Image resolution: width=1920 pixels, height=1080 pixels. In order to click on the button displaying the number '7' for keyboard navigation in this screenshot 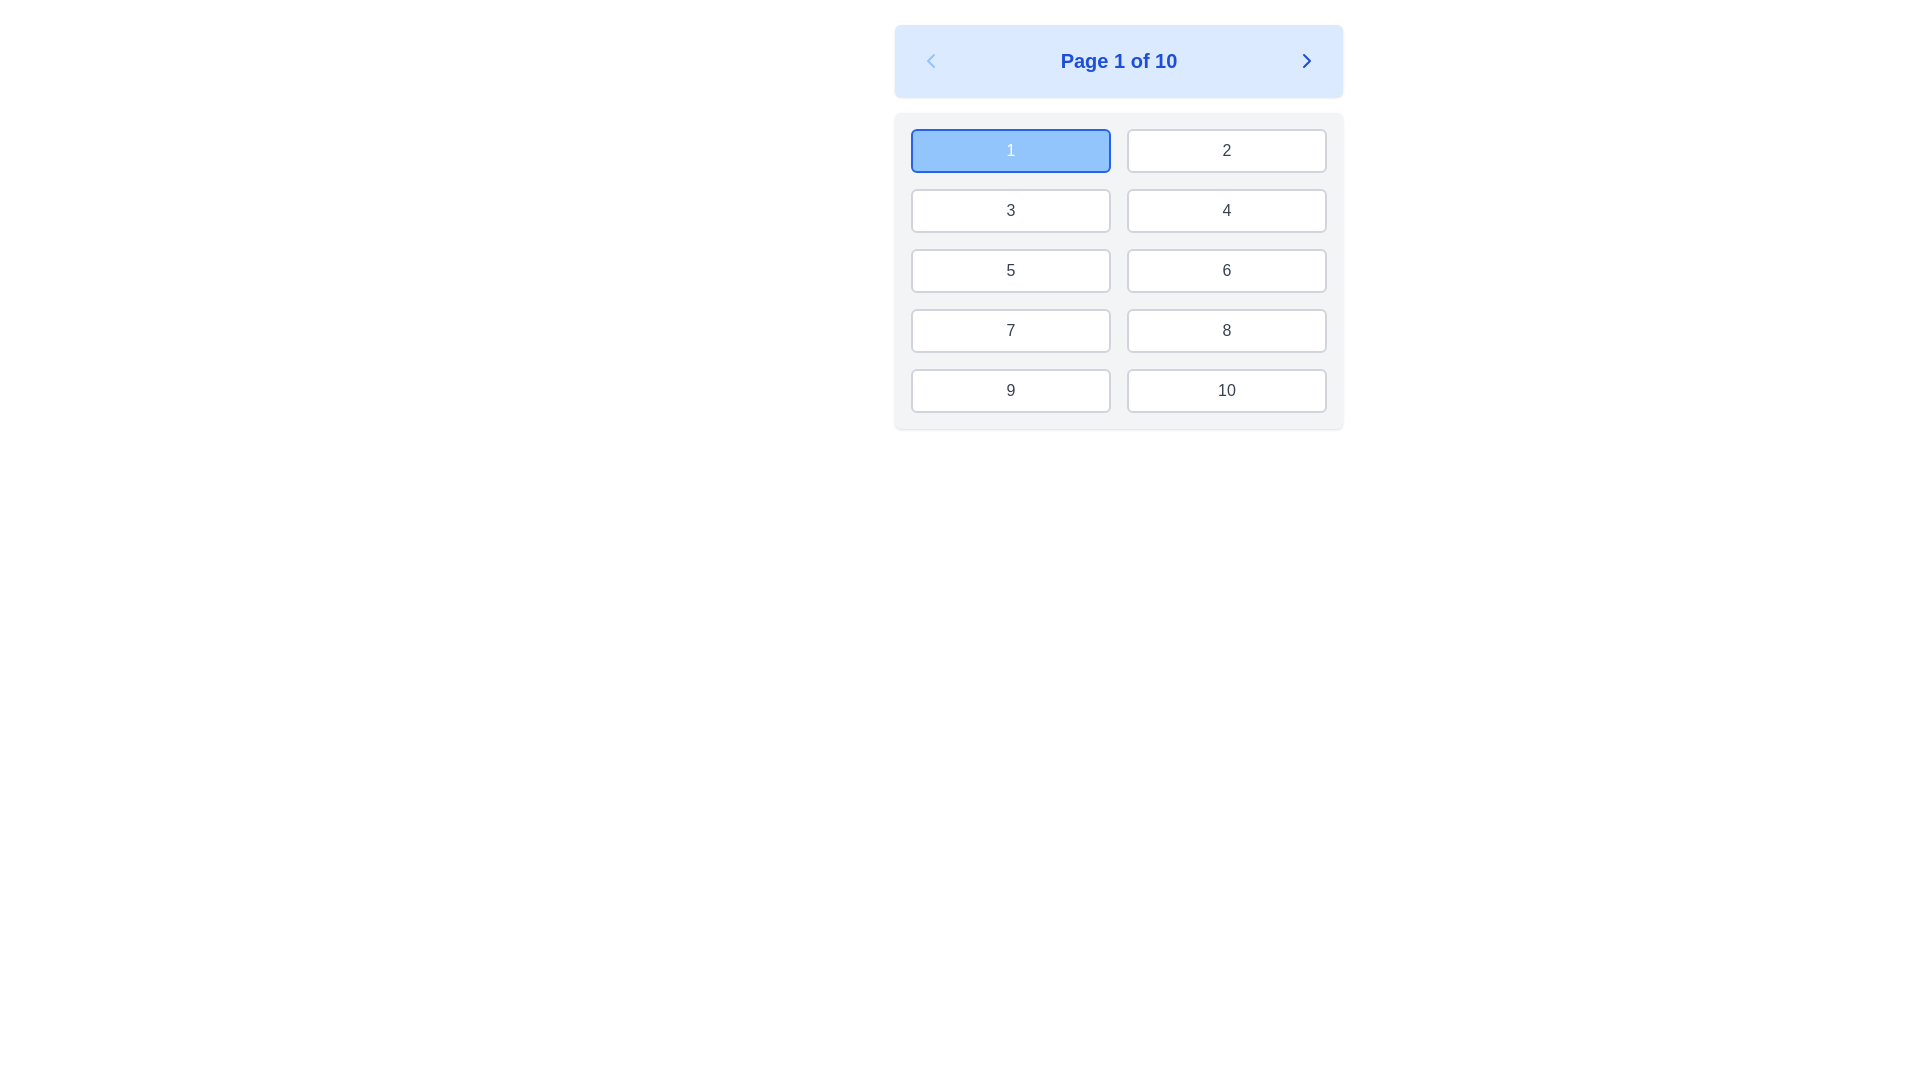, I will do `click(1011, 330)`.